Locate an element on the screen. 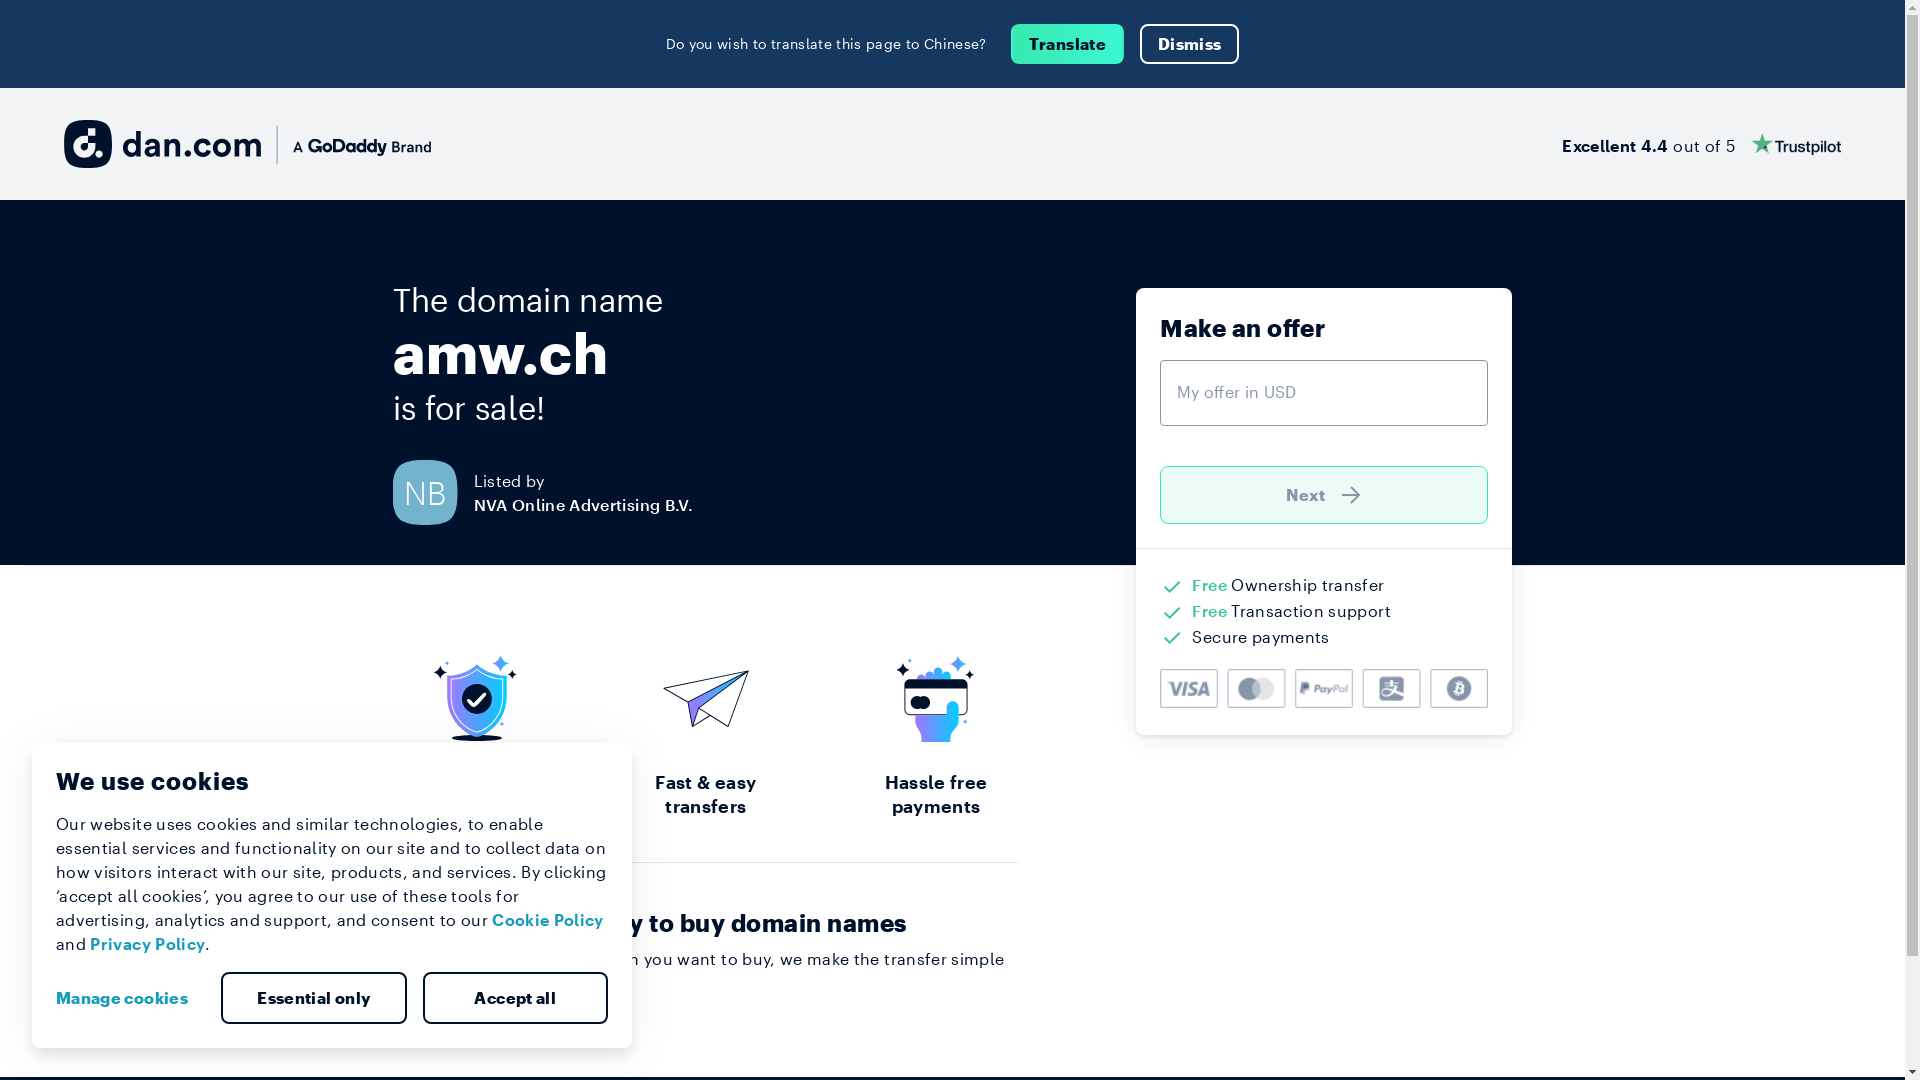  'Essential only' is located at coordinates (312, 998).